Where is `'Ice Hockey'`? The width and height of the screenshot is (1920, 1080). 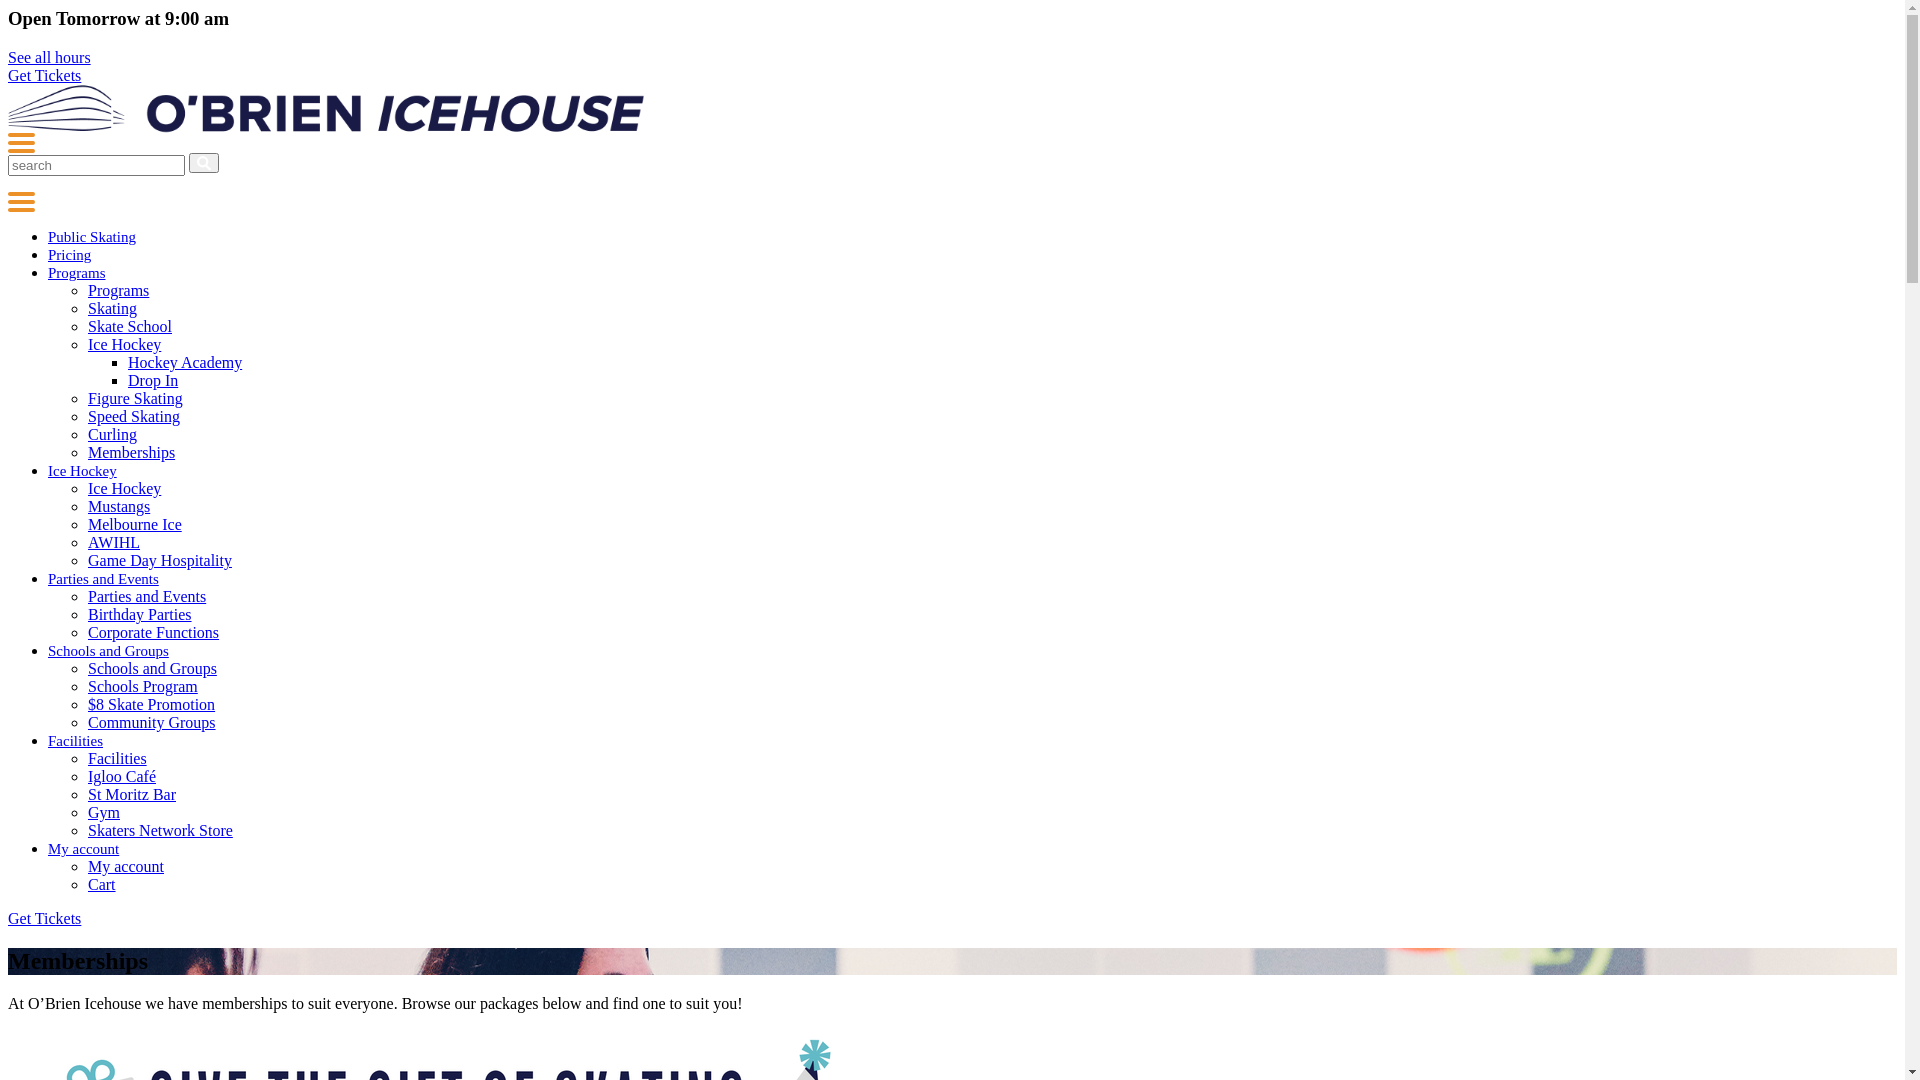 'Ice Hockey' is located at coordinates (86, 343).